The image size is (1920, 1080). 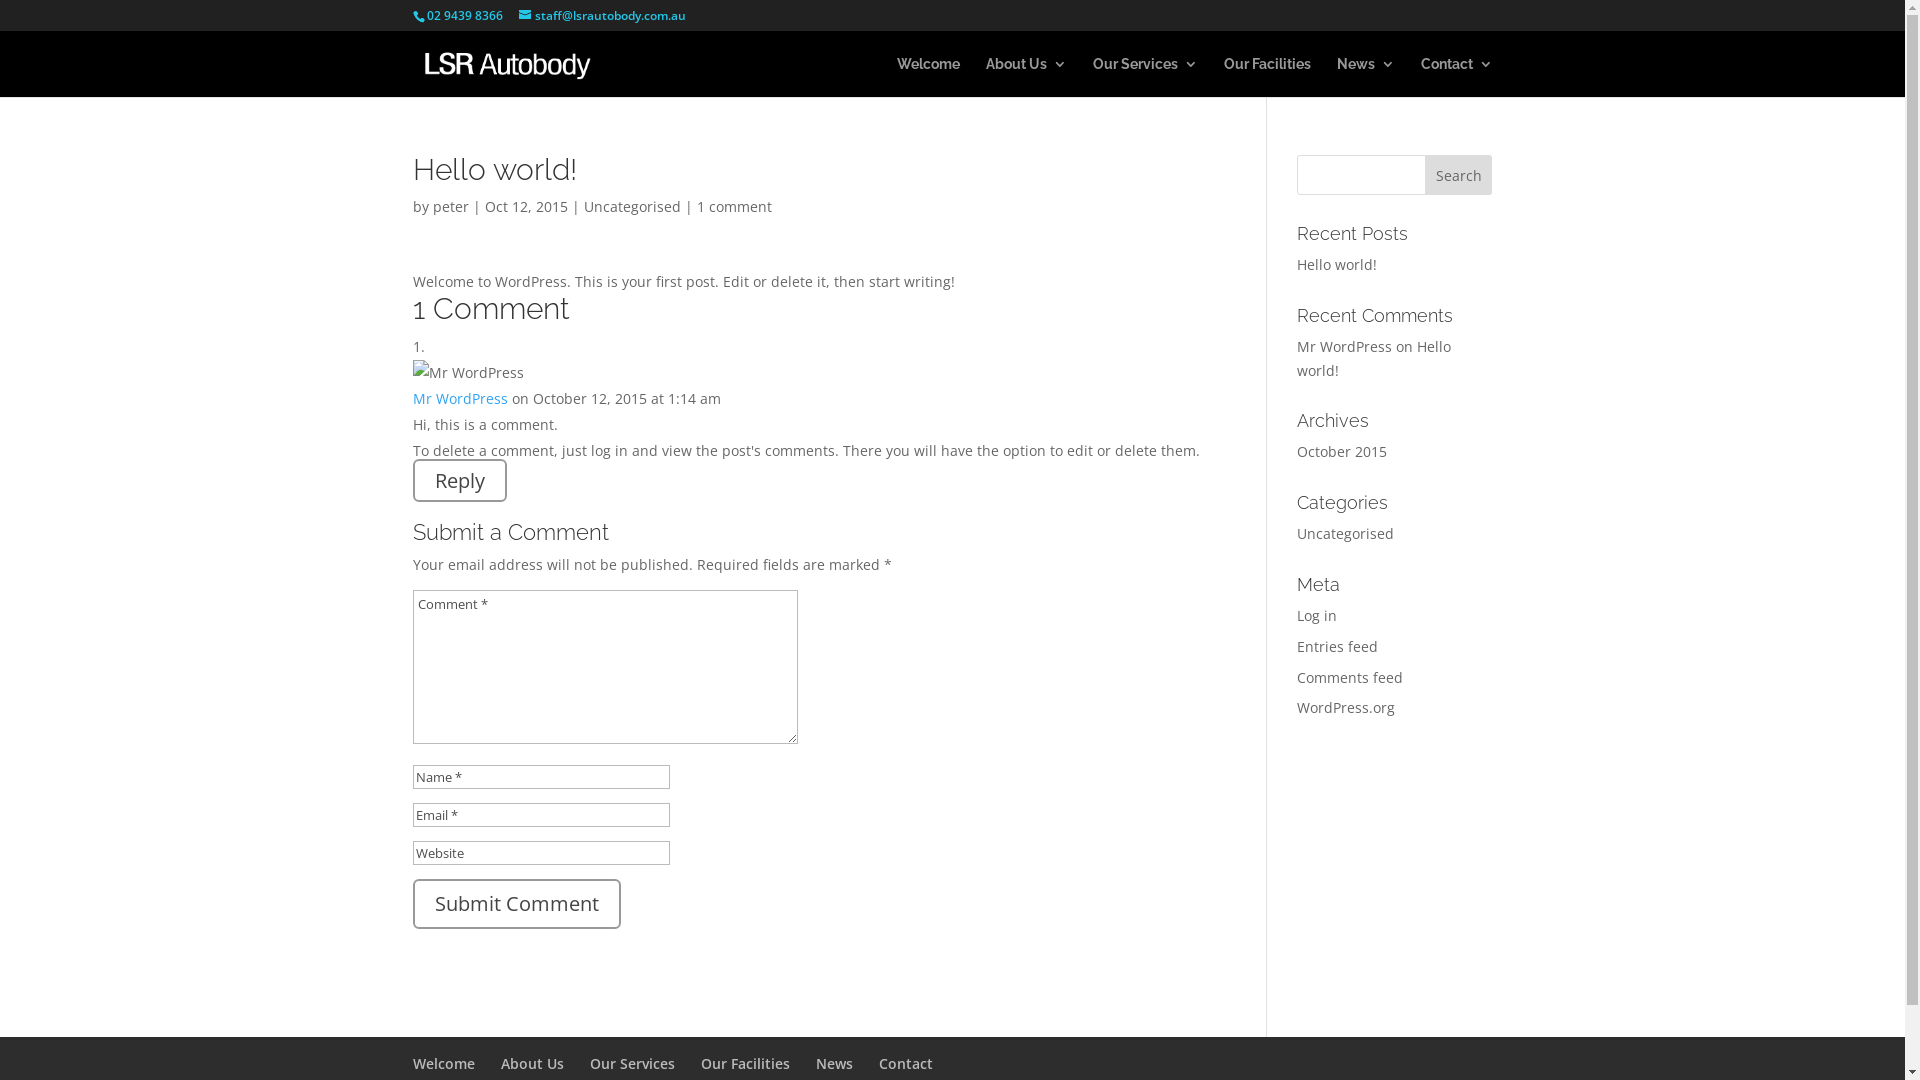 What do you see at coordinates (696, 206) in the screenshot?
I see `'1 comment'` at bounding box center [696, 206].